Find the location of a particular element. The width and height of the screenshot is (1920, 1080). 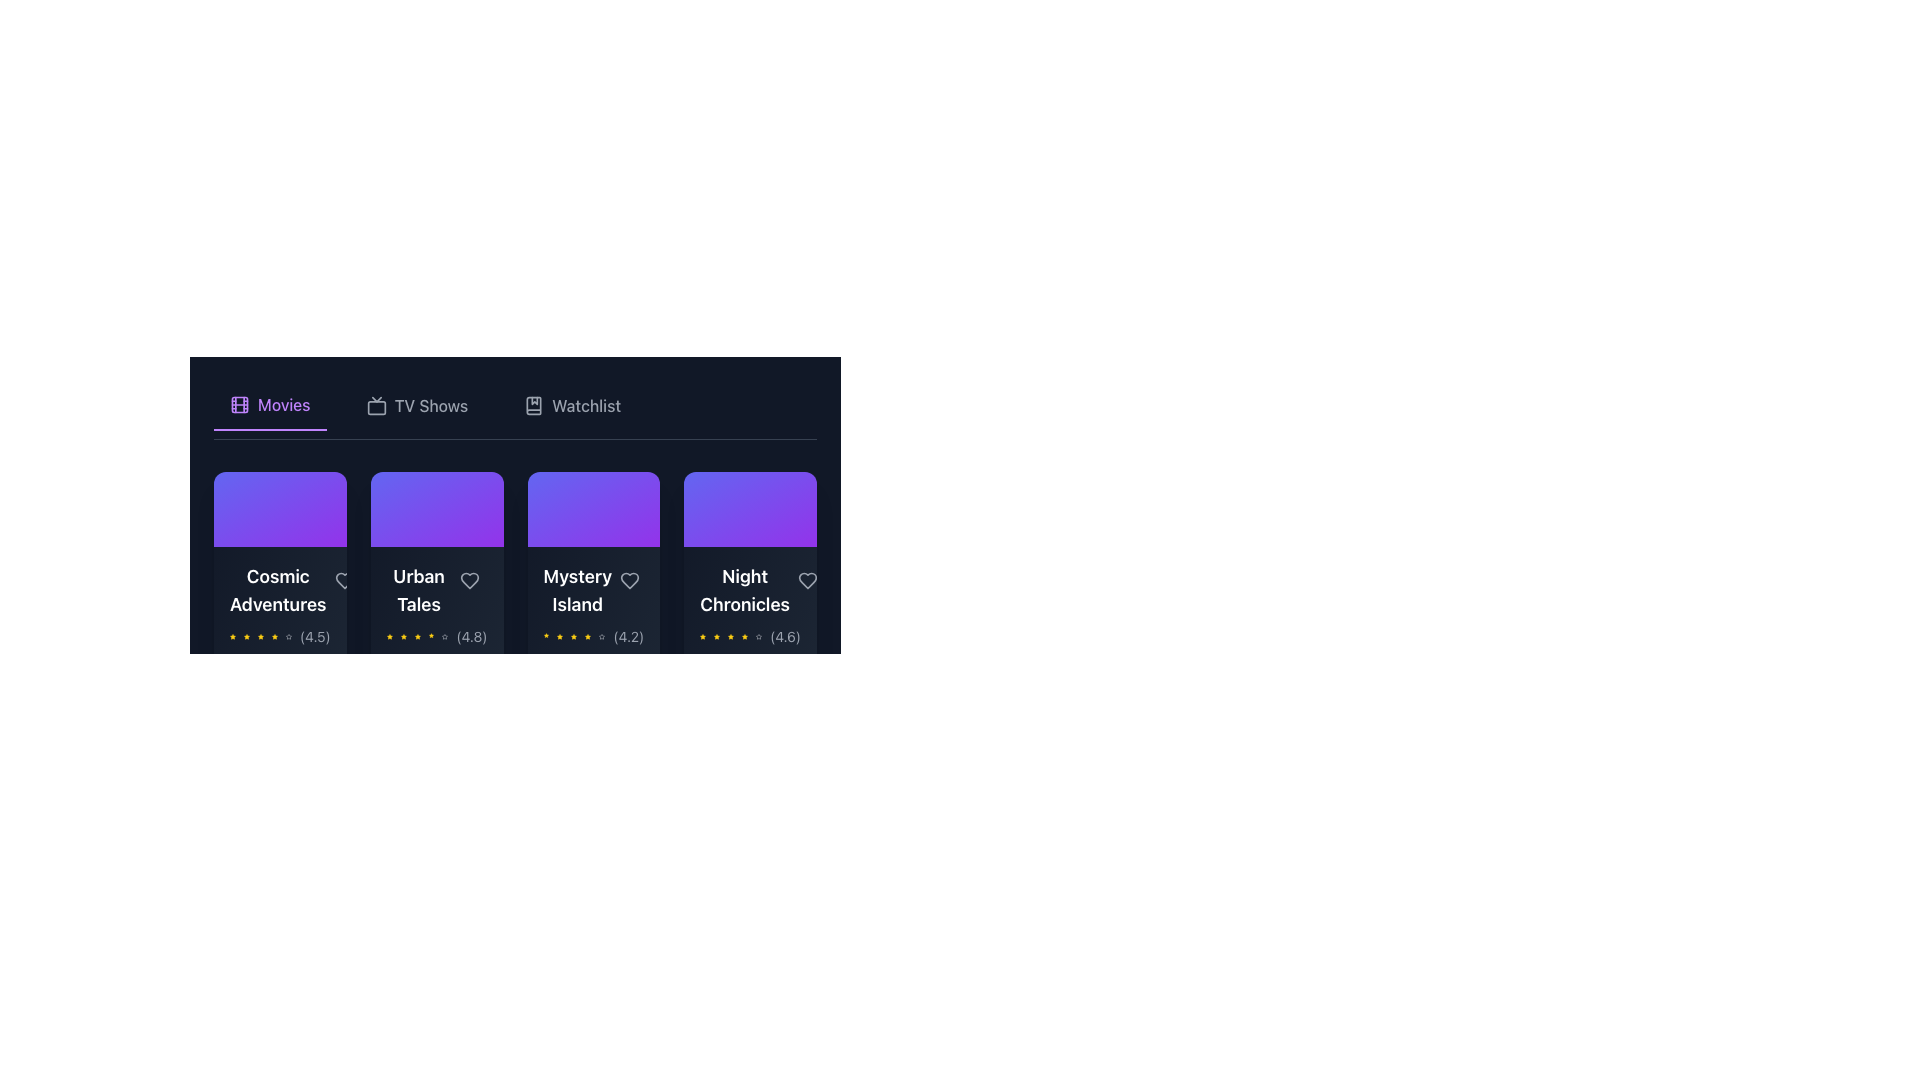

the third star icon in the rating system under the title 'Cosmic Adventures' is located at coordinates (259, 636).